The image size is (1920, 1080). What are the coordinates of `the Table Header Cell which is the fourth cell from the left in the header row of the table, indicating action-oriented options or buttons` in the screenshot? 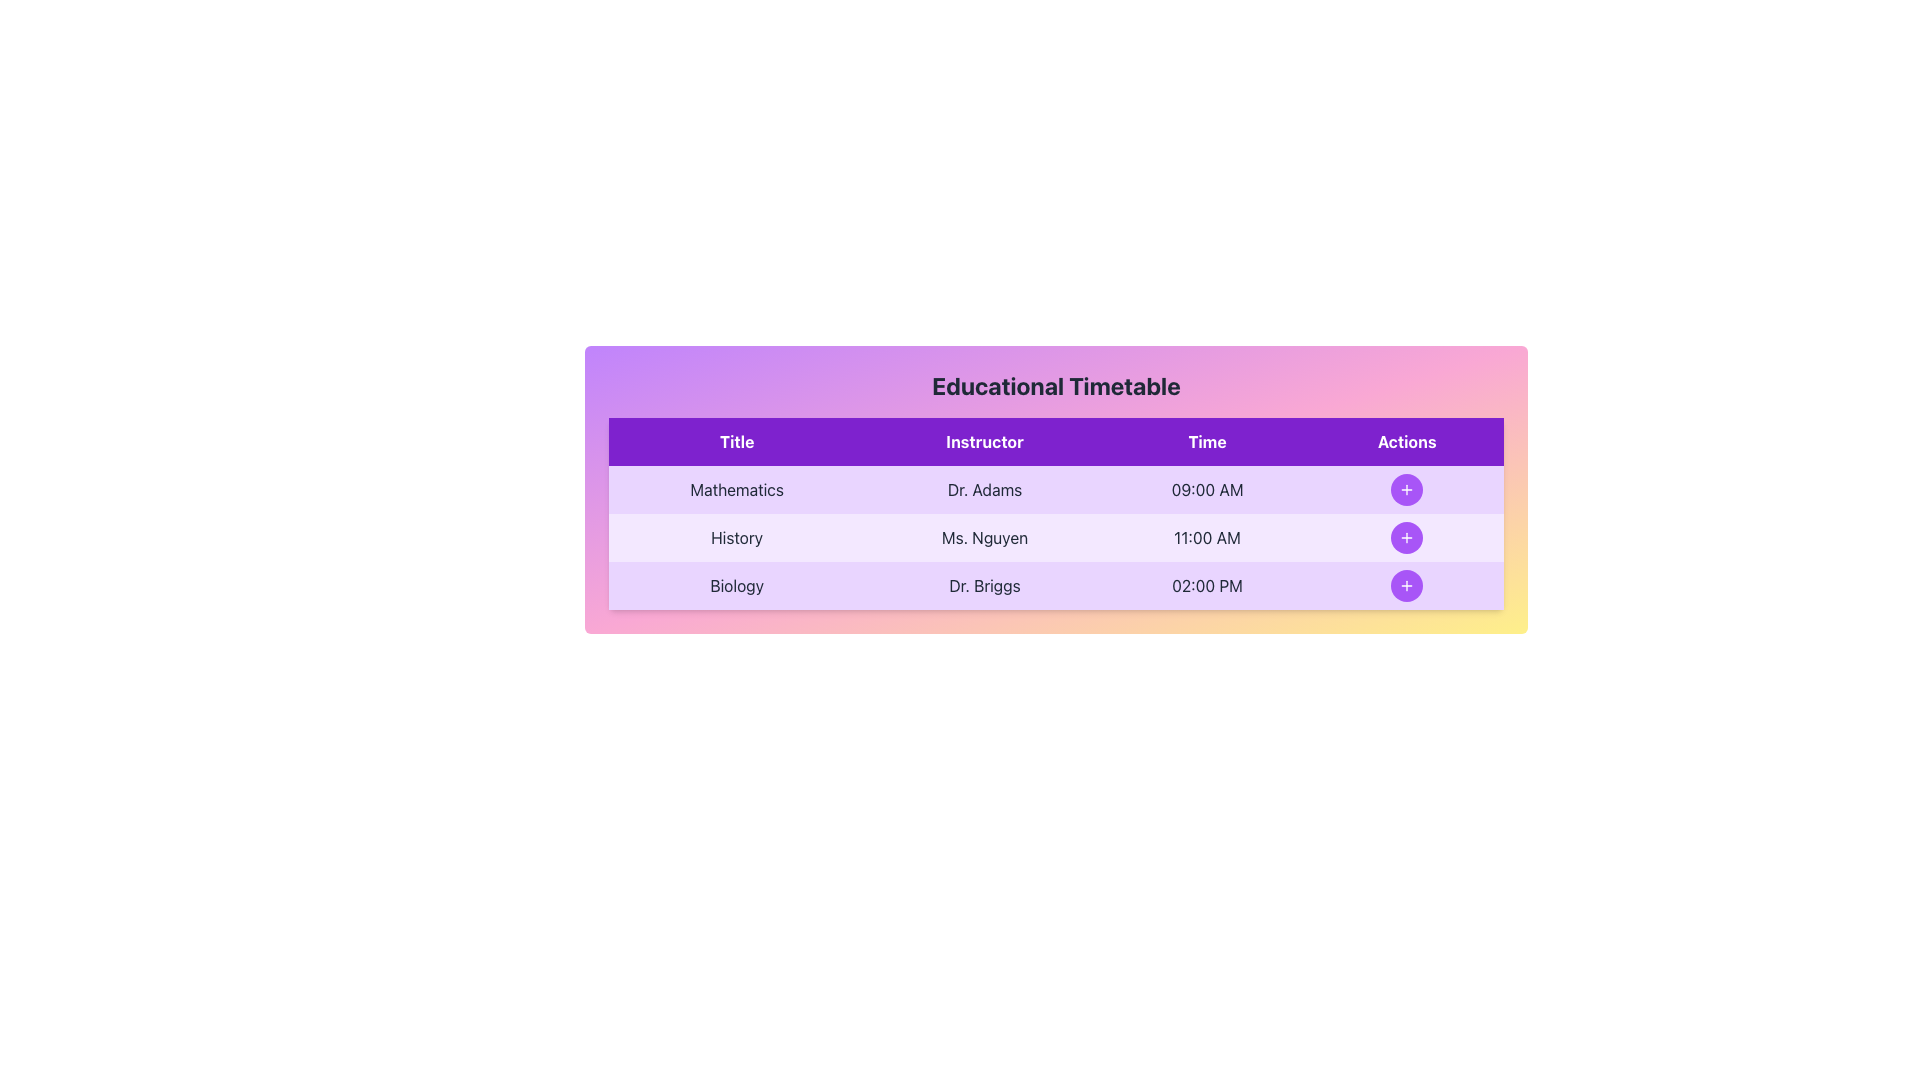 It's located at (1406, 441).